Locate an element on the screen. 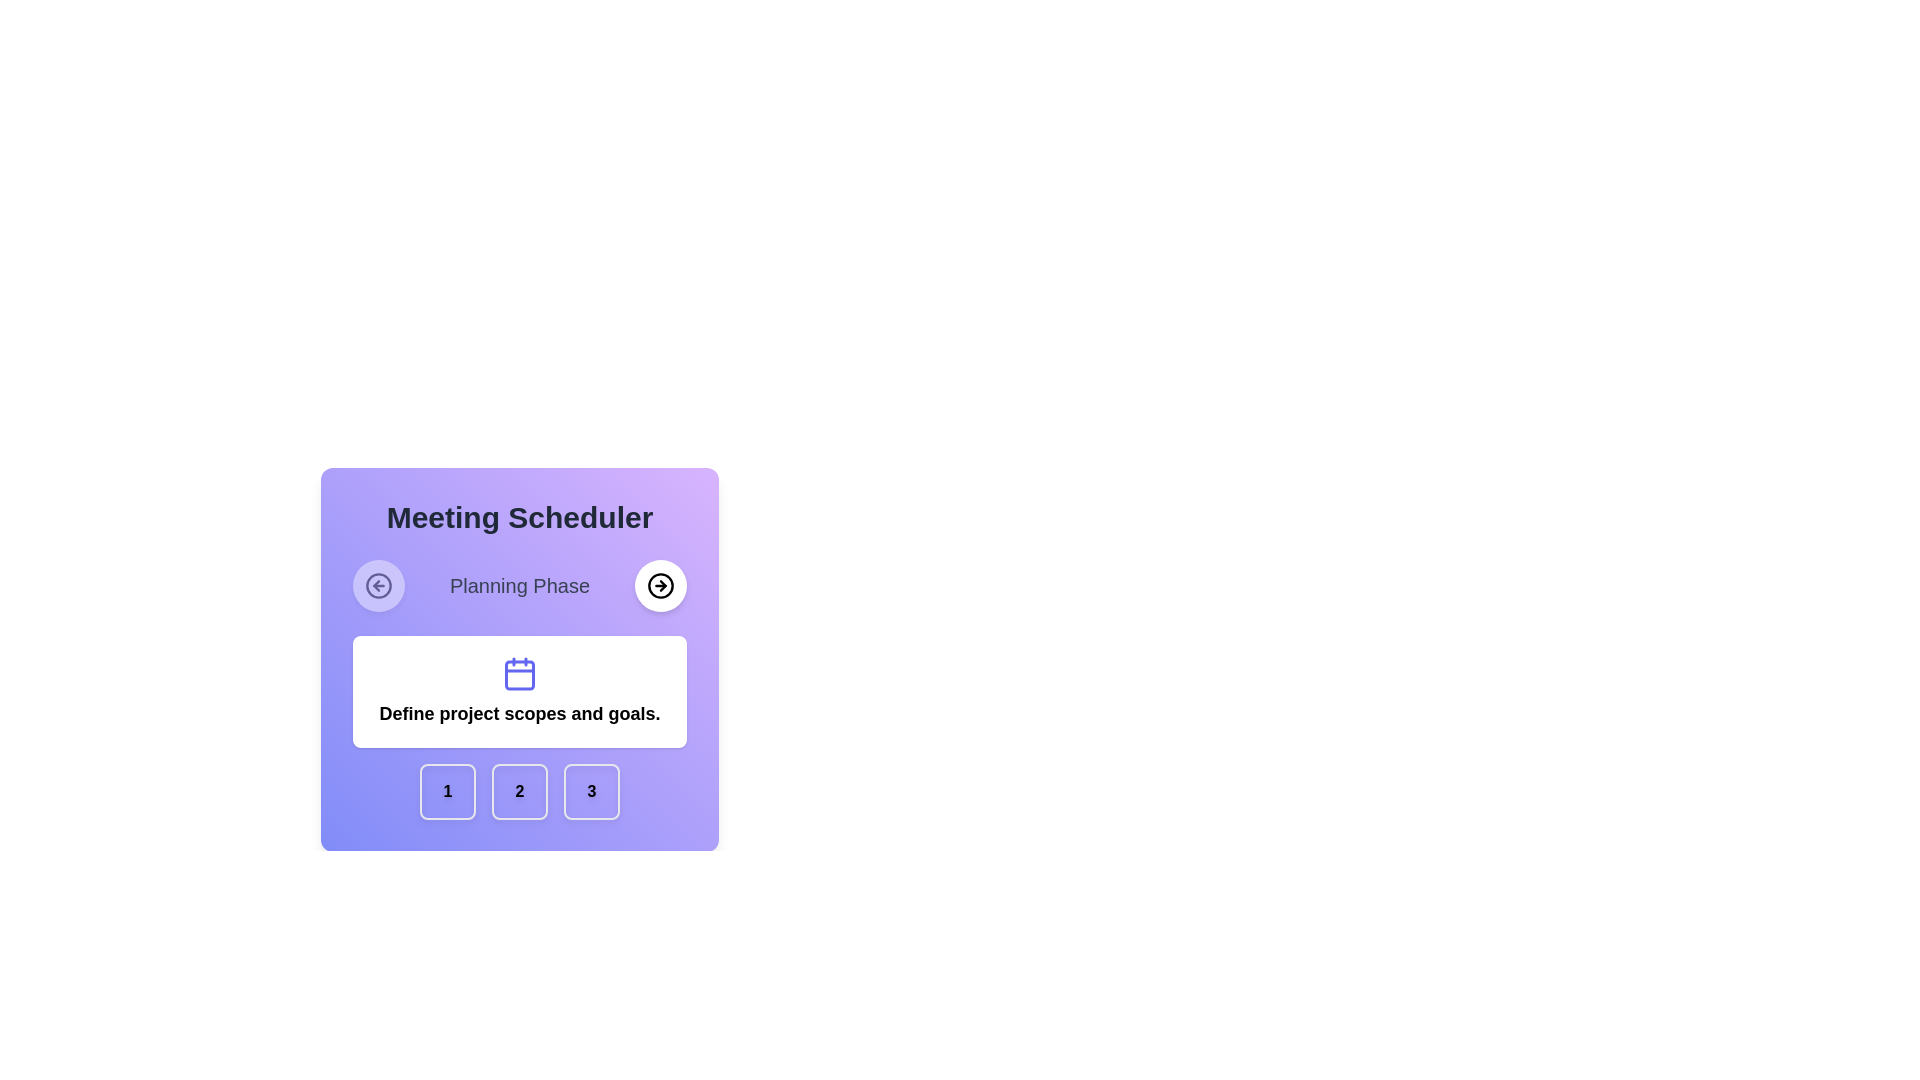 This screenshot has width=1920, height=1080. the Arrow icon within the circular SVG graphic located to the right of the 'Planning Phase' text in the 'Meeting Scheduler' interface is located at coordinates (663, 585).